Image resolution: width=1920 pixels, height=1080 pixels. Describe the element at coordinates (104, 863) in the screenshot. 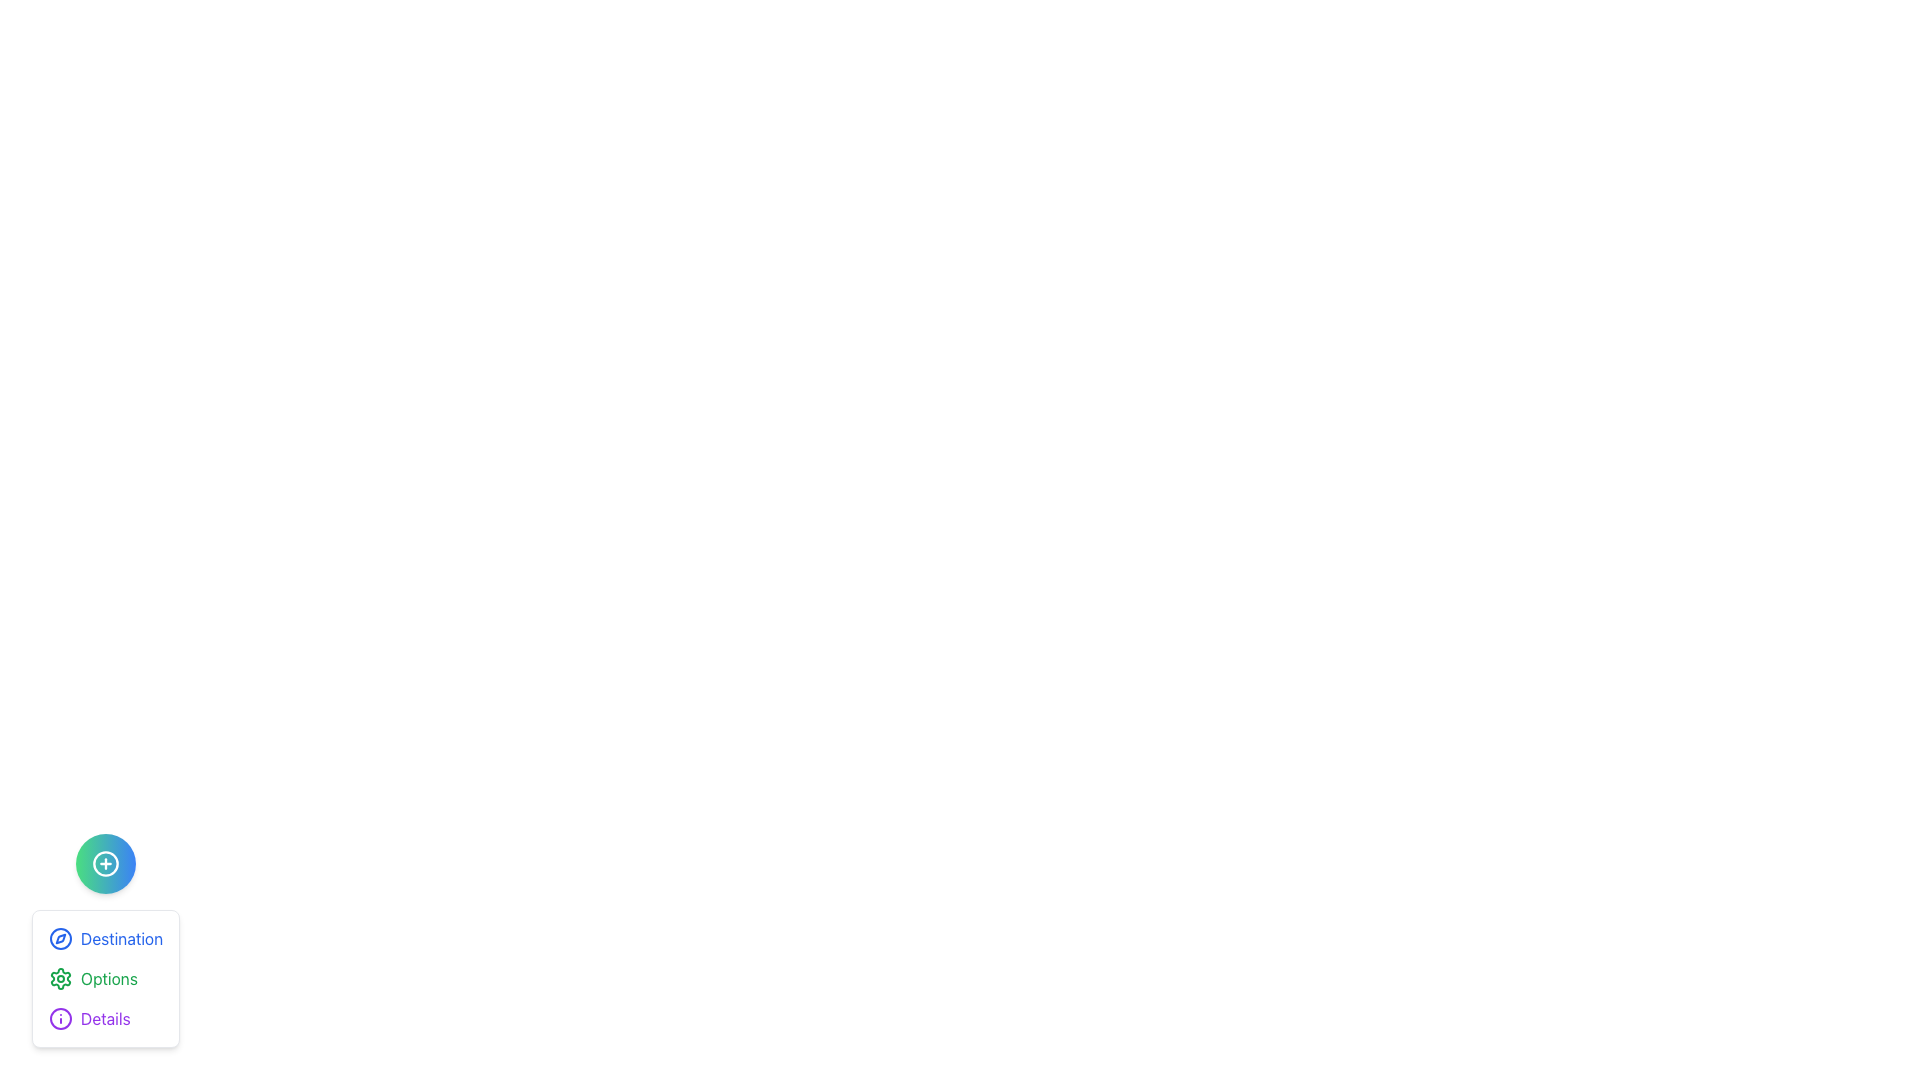

I see `the circular icon button with a '+' symbol at the center, which has a gradient background transitioning from green to blue` at that location.